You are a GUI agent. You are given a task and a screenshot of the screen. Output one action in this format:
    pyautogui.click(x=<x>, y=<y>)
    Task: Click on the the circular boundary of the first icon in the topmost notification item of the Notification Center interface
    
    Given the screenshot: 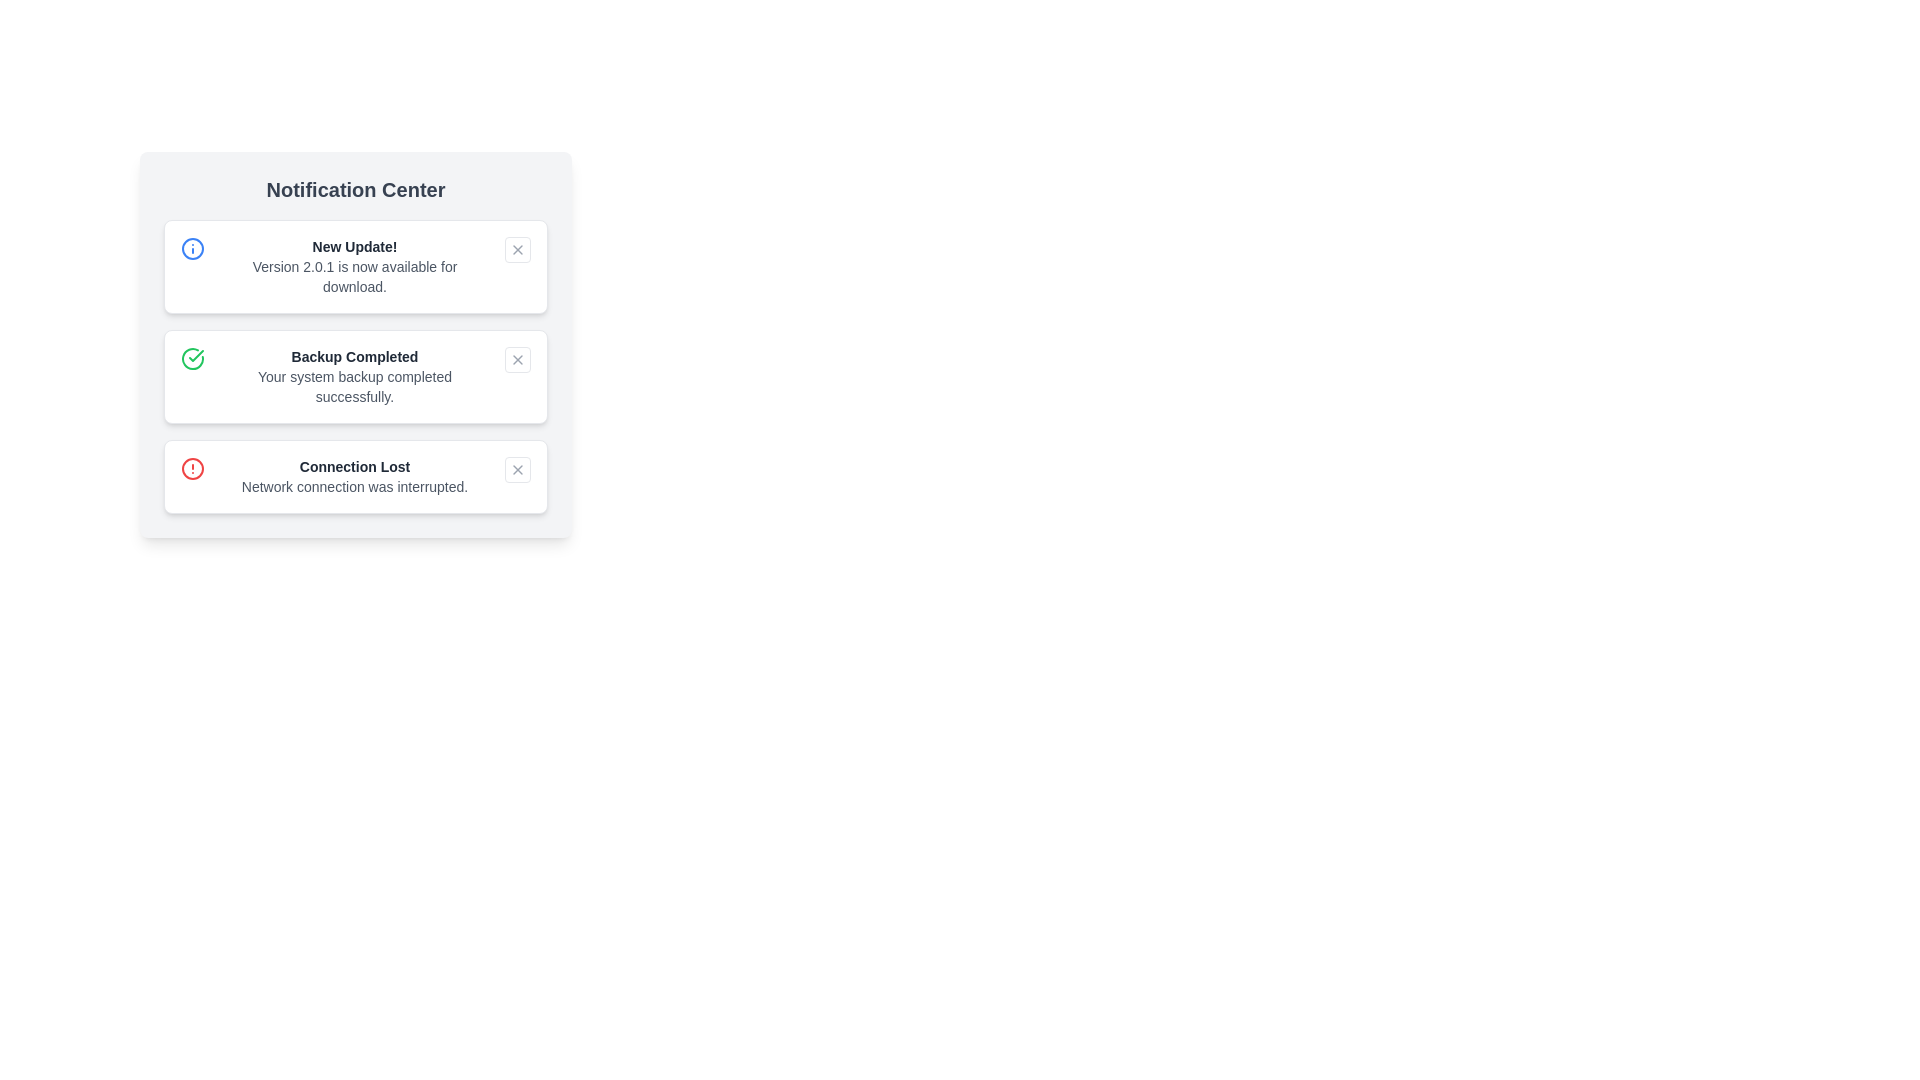 What is the action you would take?
    pyautogui.click(x=192, y=248)
    